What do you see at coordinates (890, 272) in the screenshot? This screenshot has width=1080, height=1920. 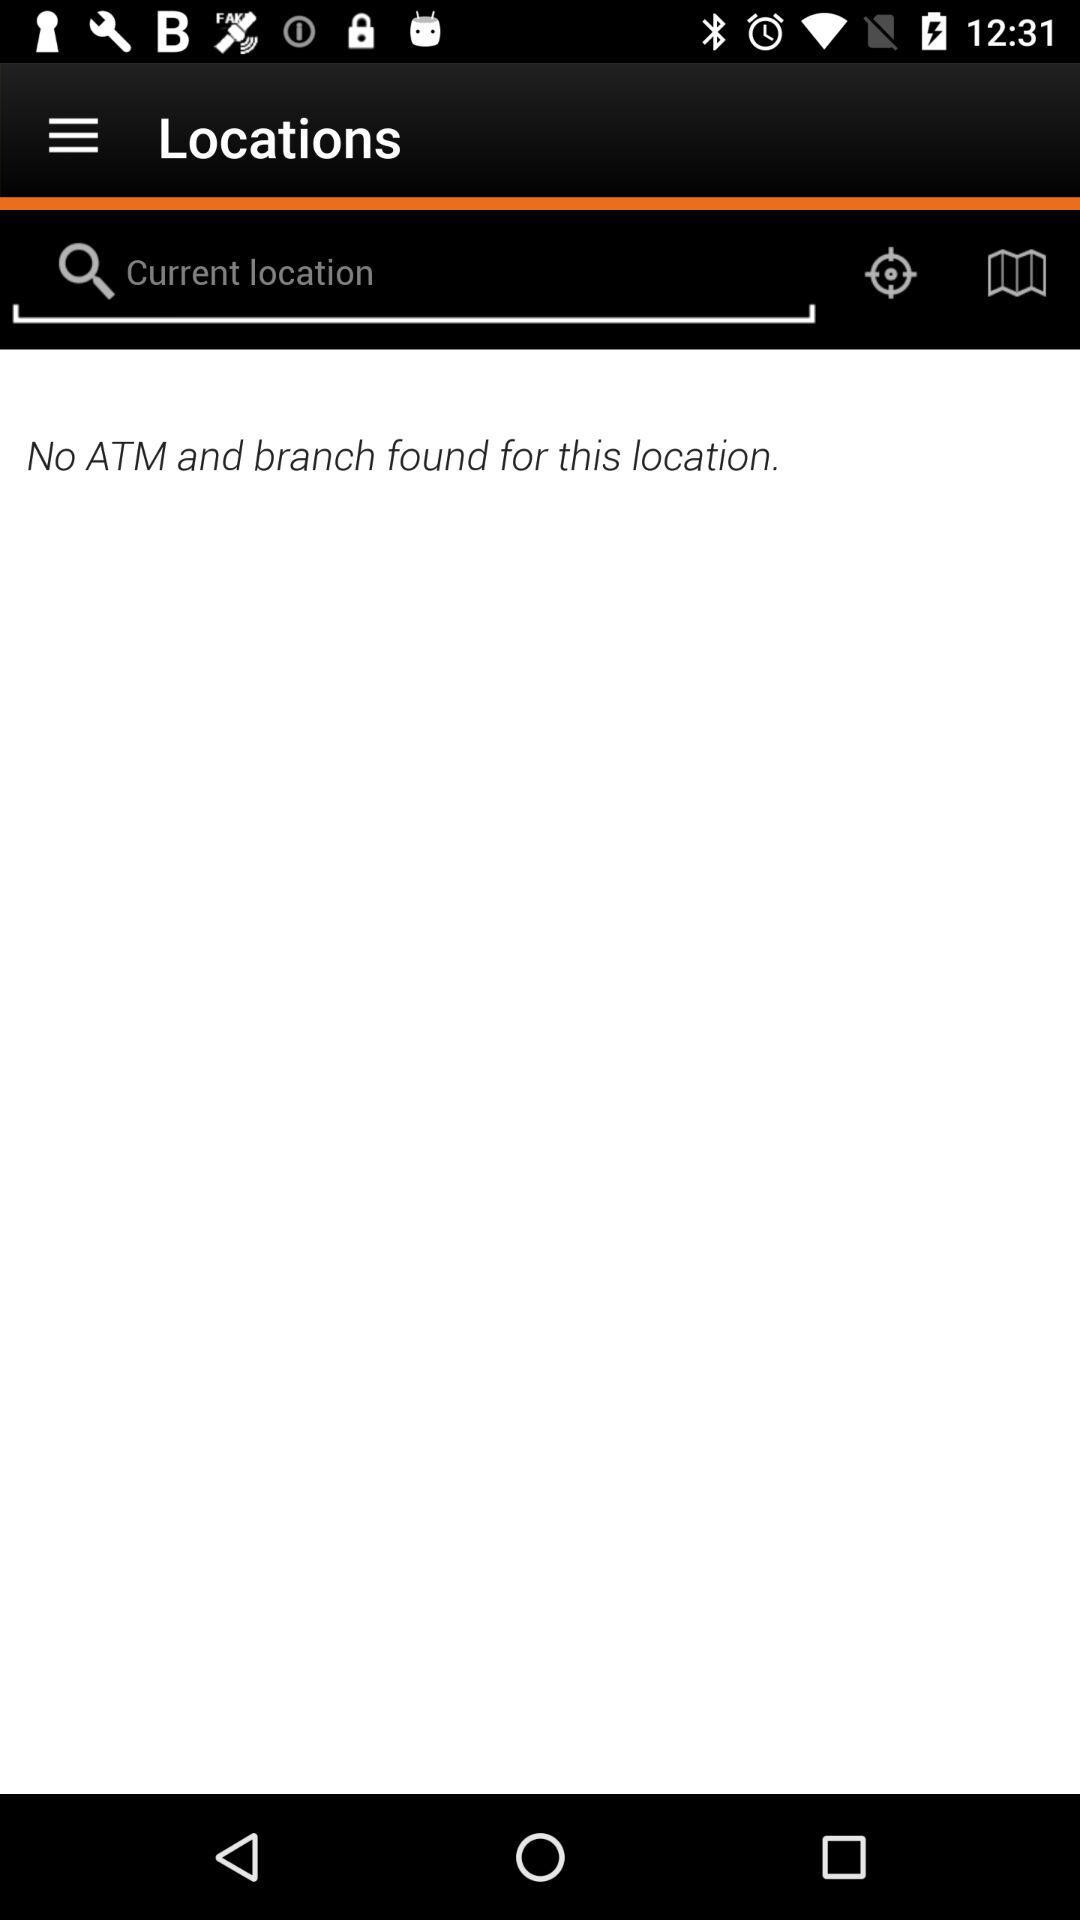 I see `the location_crosshair icon` at bounding box center [890, 272].